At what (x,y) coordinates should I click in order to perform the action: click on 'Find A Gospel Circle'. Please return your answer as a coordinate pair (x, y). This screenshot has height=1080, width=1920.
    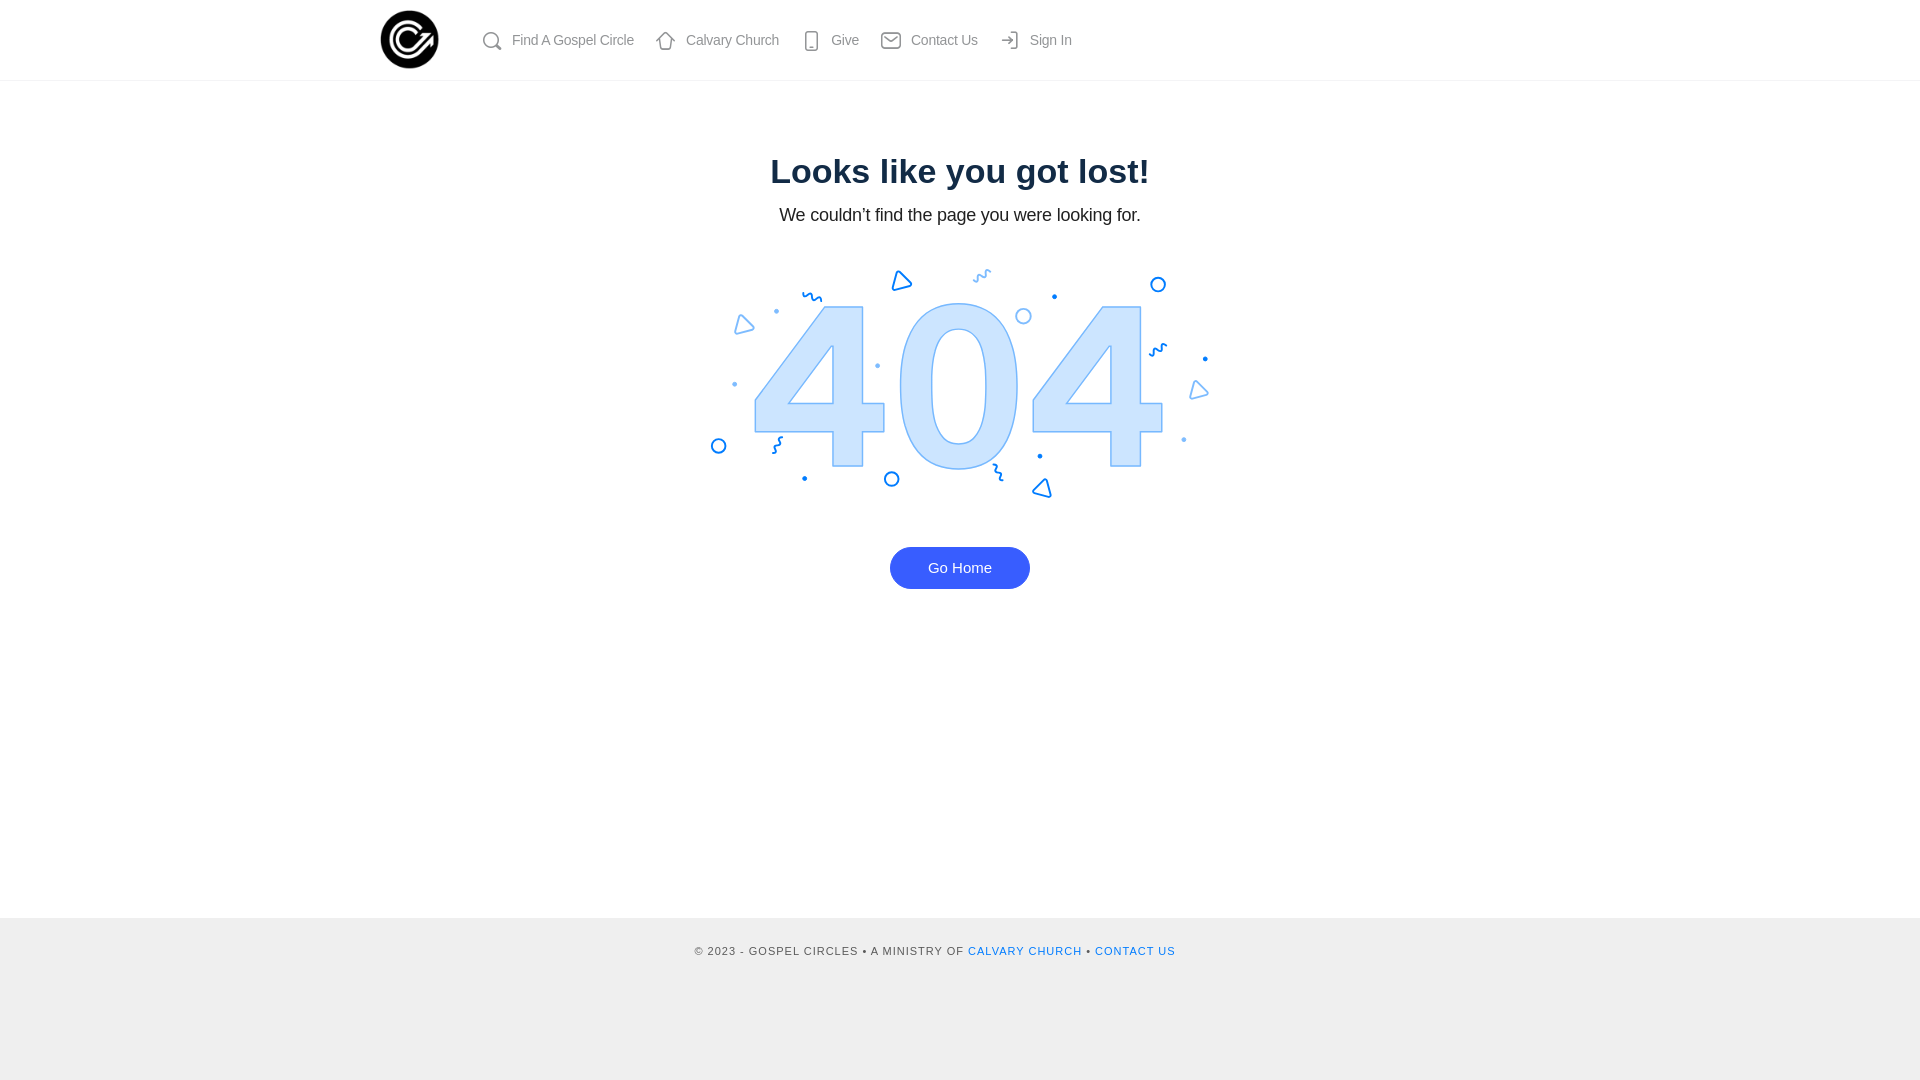
    Looking at the image, I should click on (556, 39).